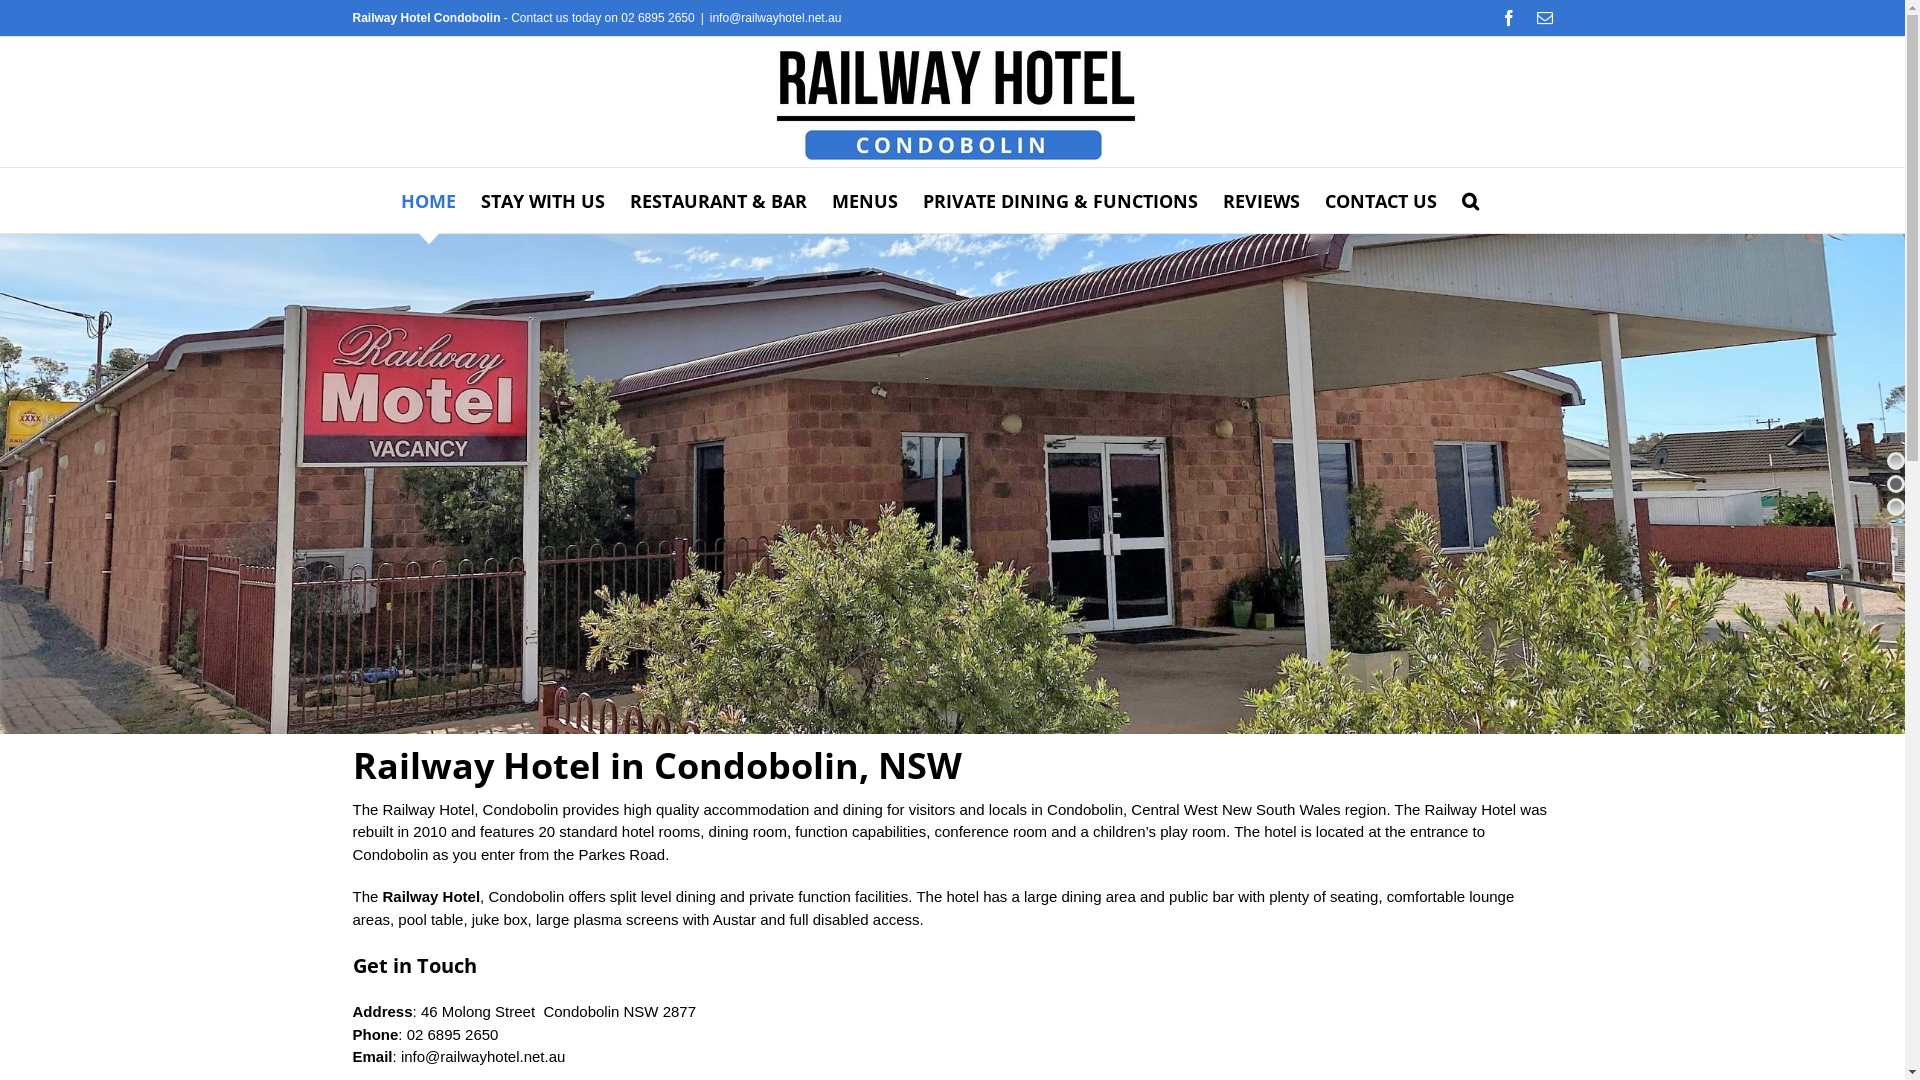  Describe the element at coordinates (1470, 200) in the screenshot. I see `'Search'` at that location.